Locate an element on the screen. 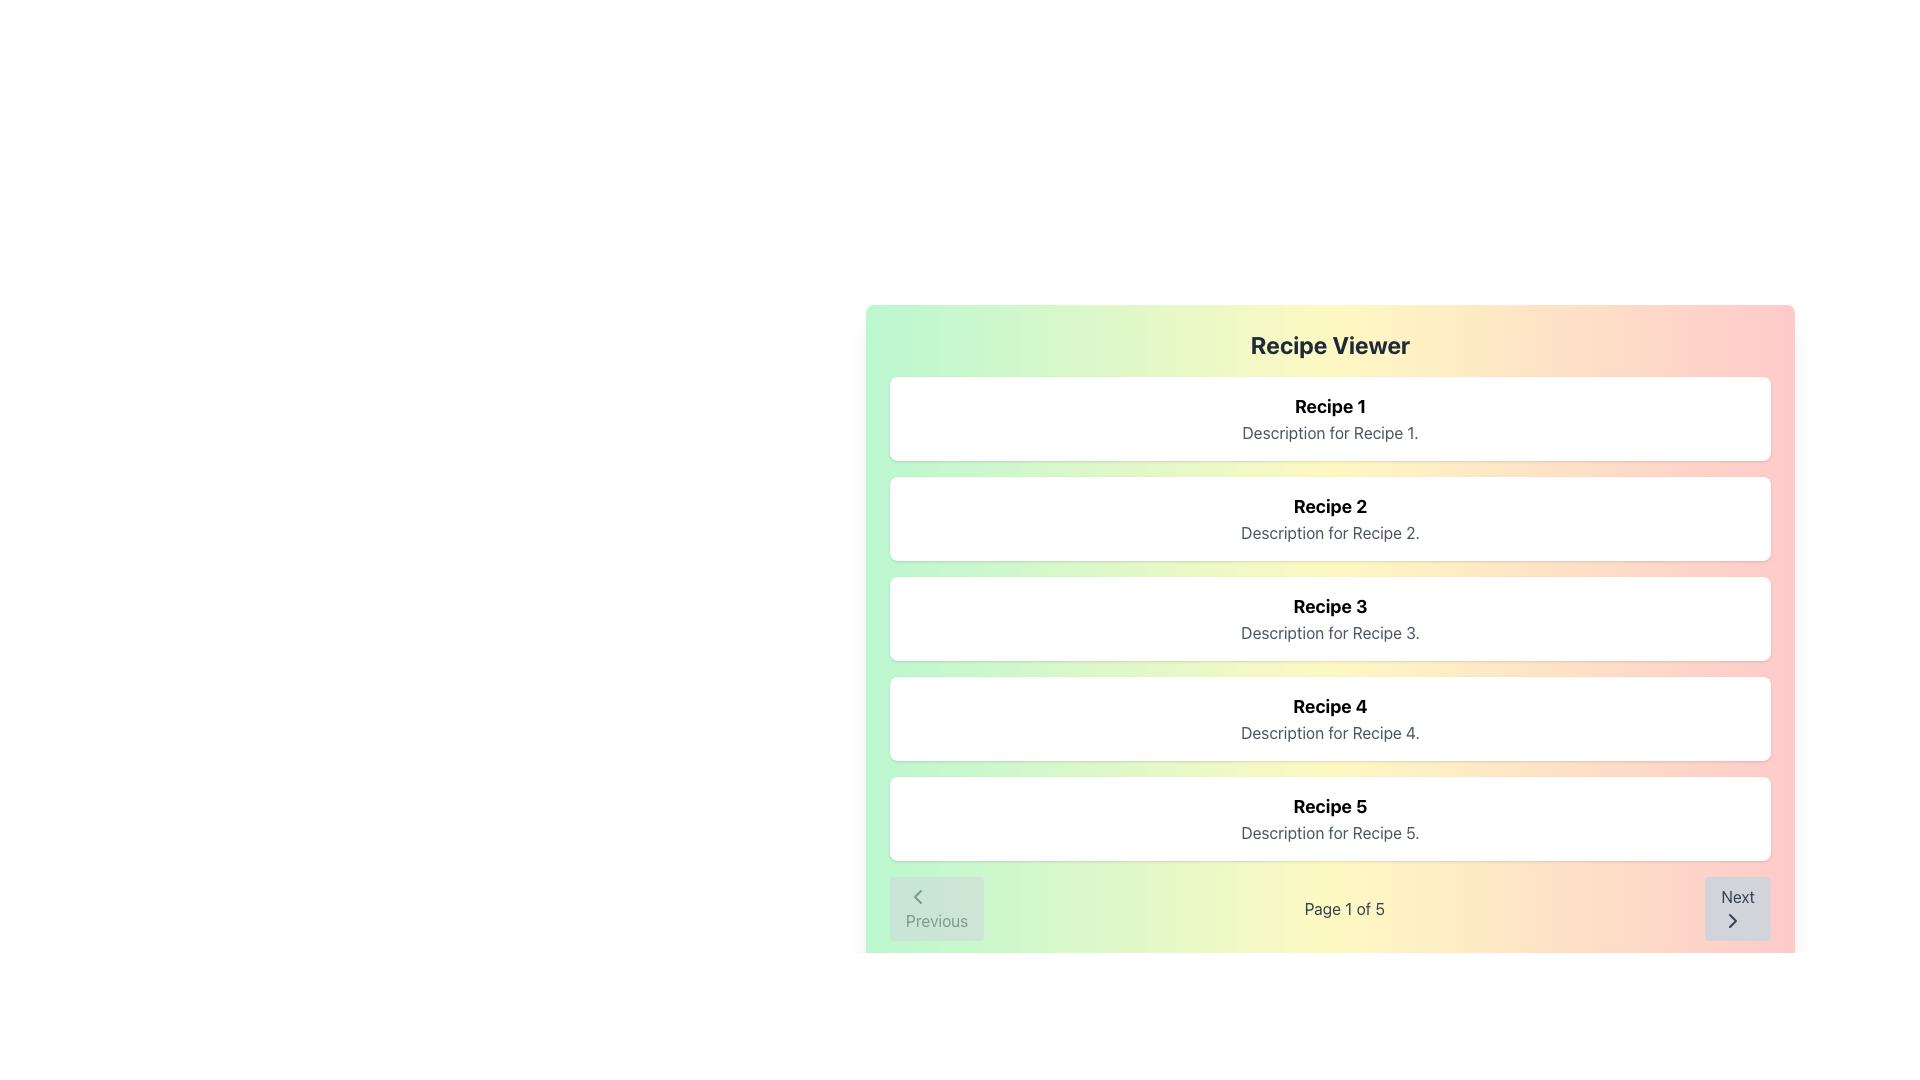  the 'Next' icon located at the bottom-right corner under the recipe list, which represents pagination advancement is located at coordinates (1732, 921).